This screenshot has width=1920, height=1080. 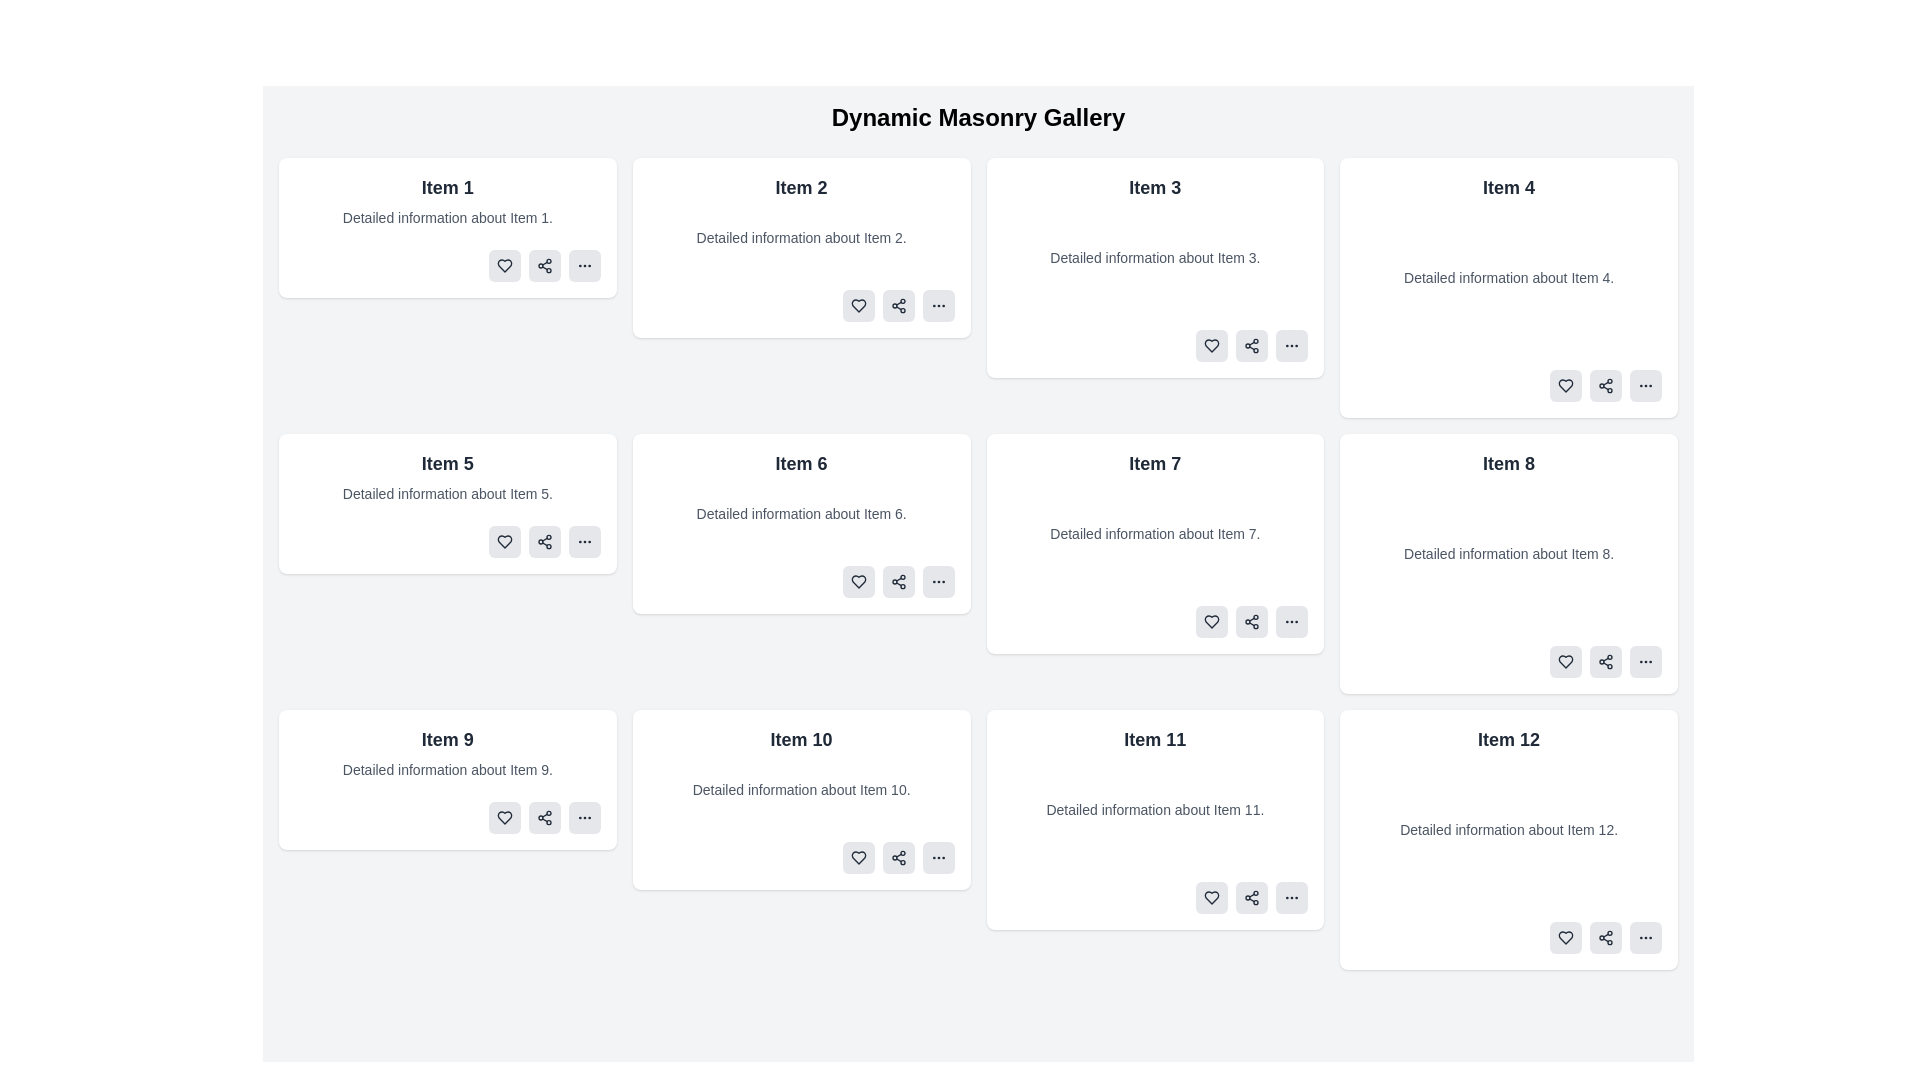 What do you see at coordinates (1646, 937) in the screenshot?
I see `the ellipsis options menu icon located in the bottom right corner of the 'Item 12' card` at bounding box center [1646, 937].